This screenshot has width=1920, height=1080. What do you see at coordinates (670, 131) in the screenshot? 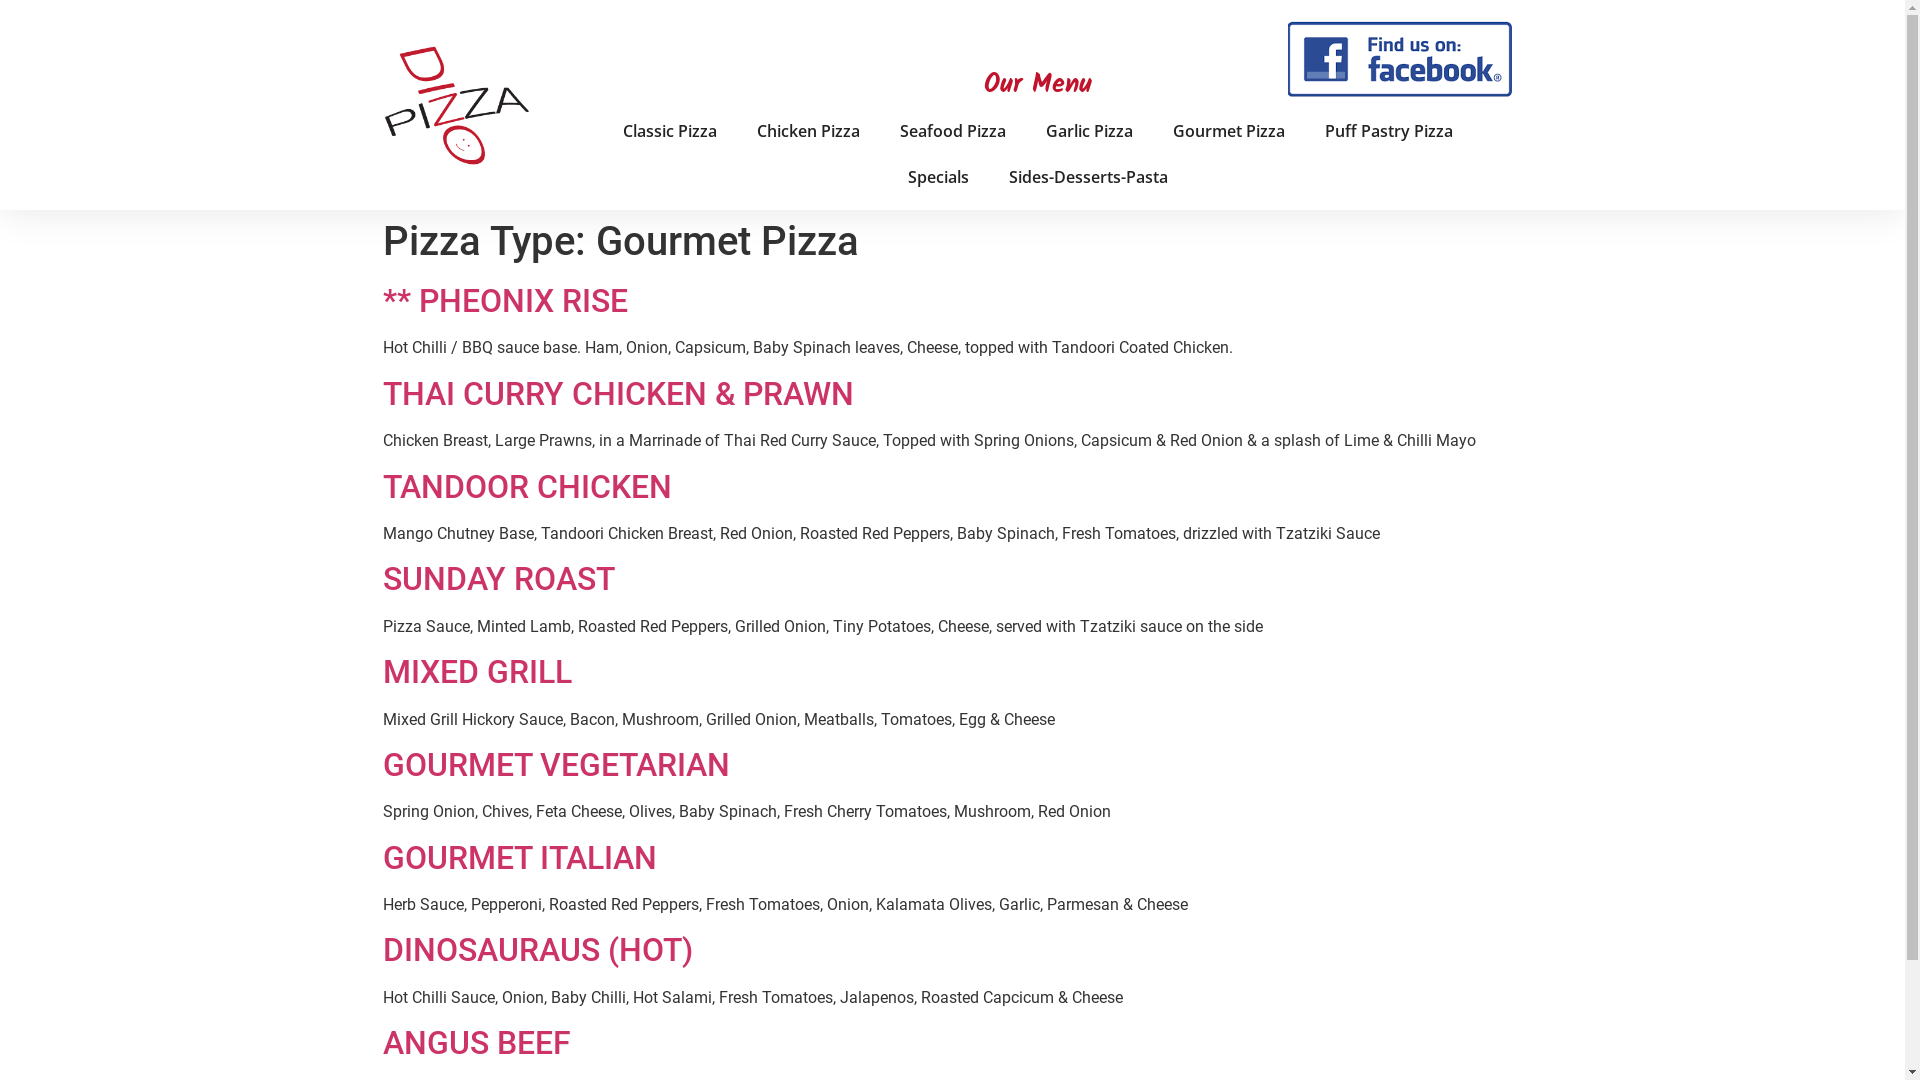
I see `'Classic Pizza'` at bounding box center [670, 131].